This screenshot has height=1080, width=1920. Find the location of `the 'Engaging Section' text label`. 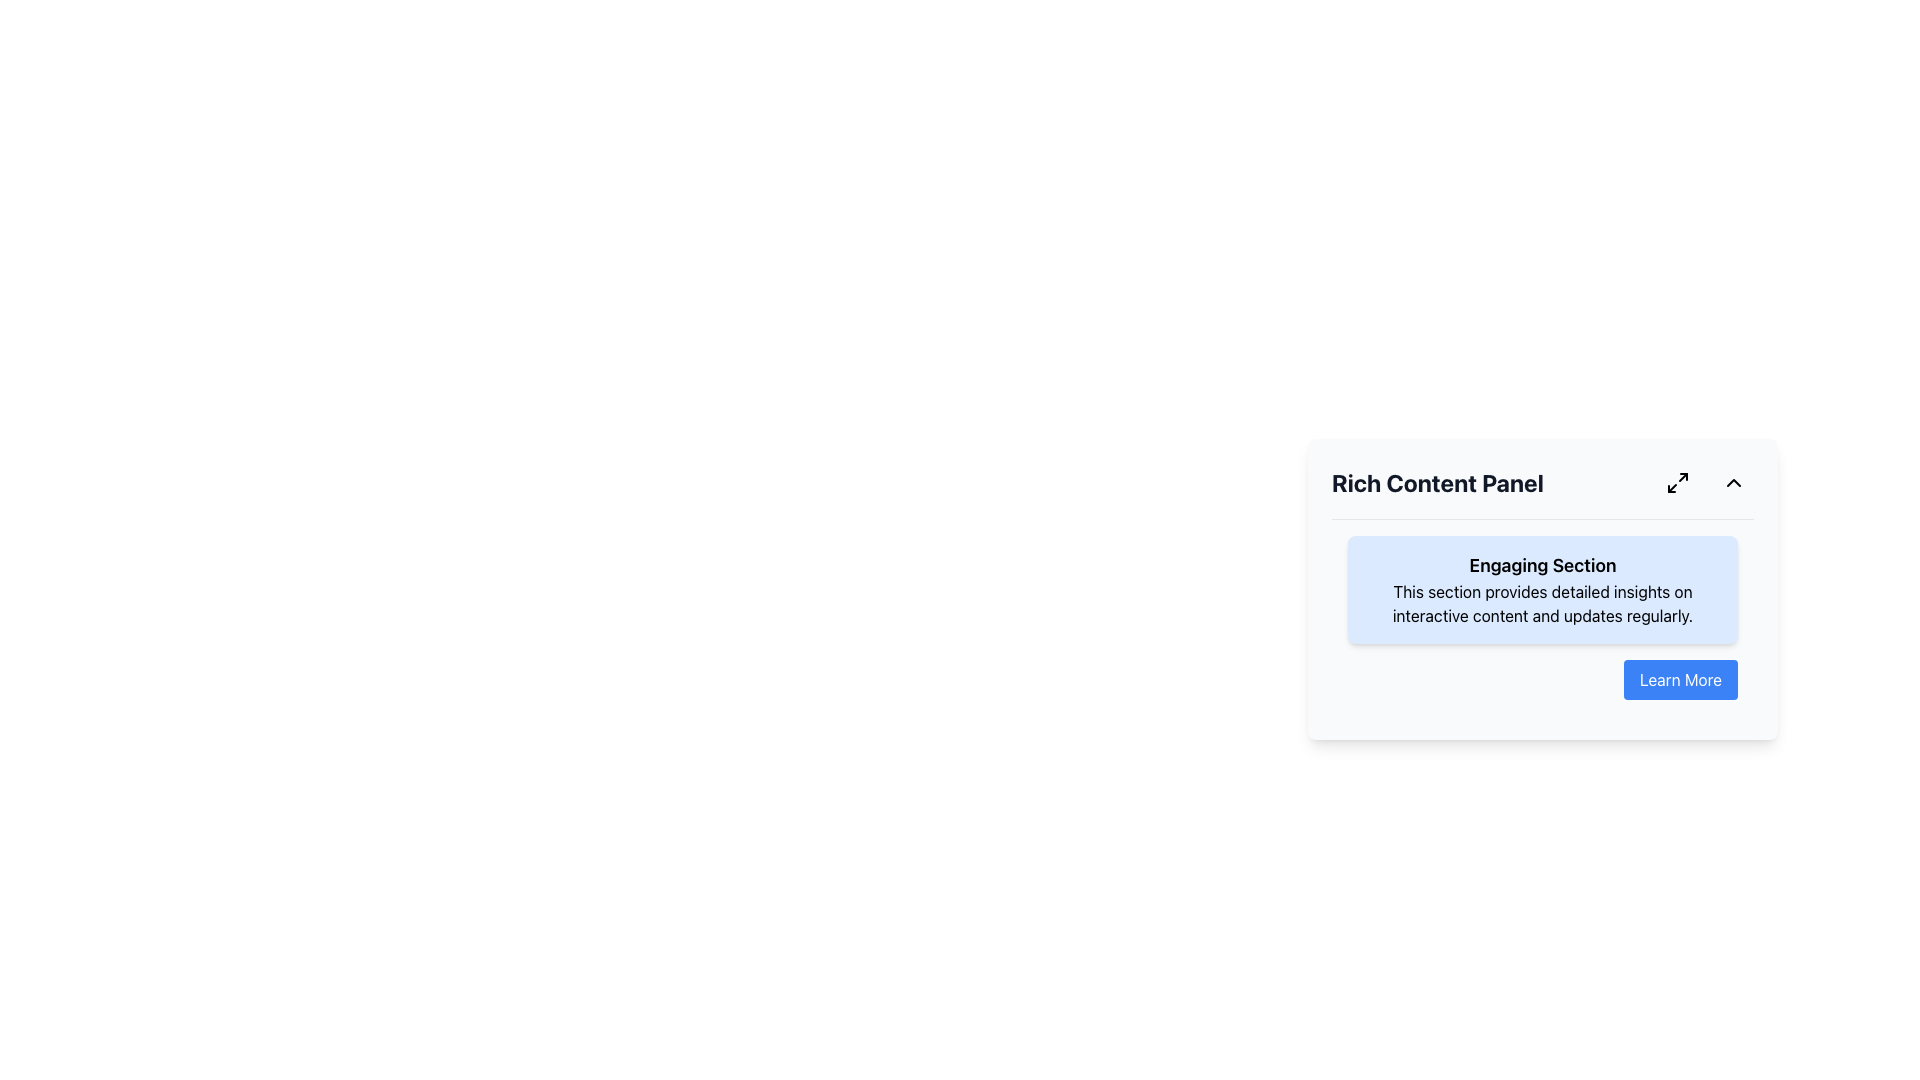

the 'Engaging Section' text label is located at coordinates (1541, 566).